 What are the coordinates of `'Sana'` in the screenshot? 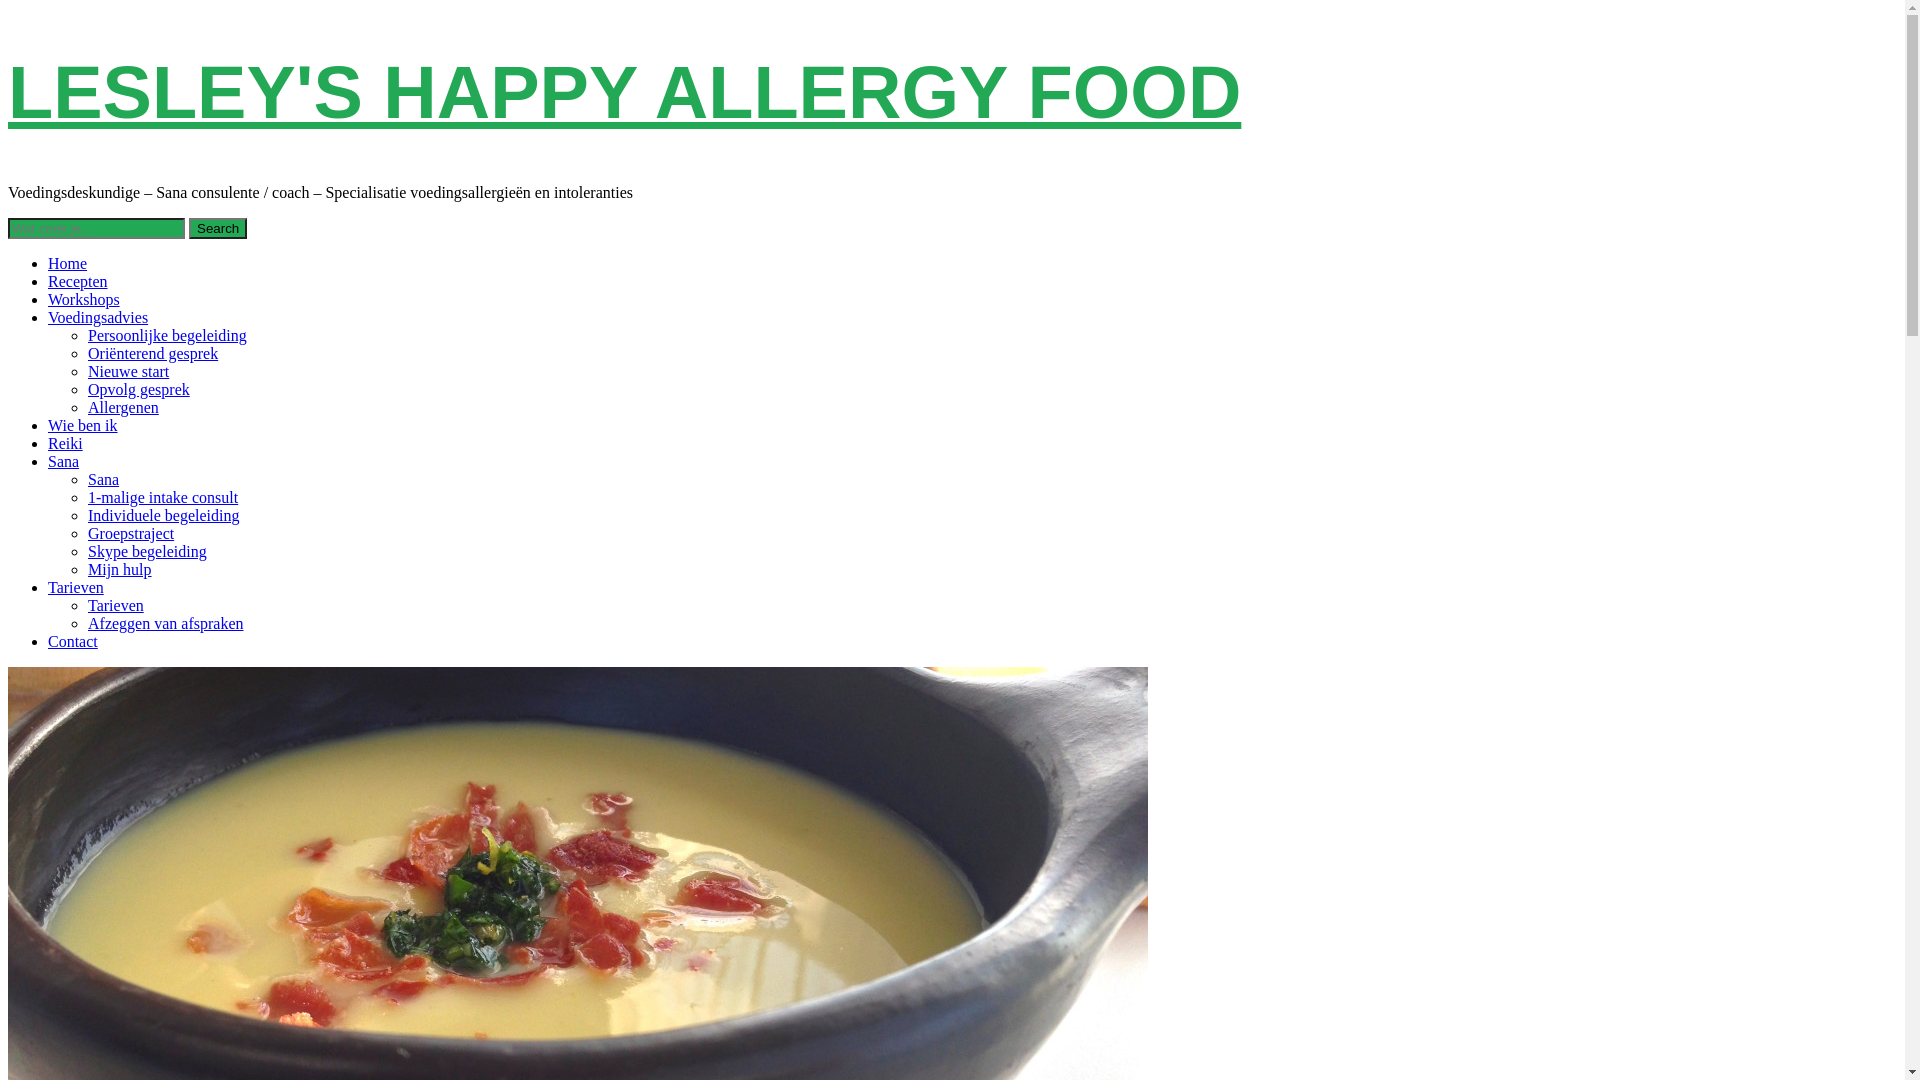 It's located at (63, 461).